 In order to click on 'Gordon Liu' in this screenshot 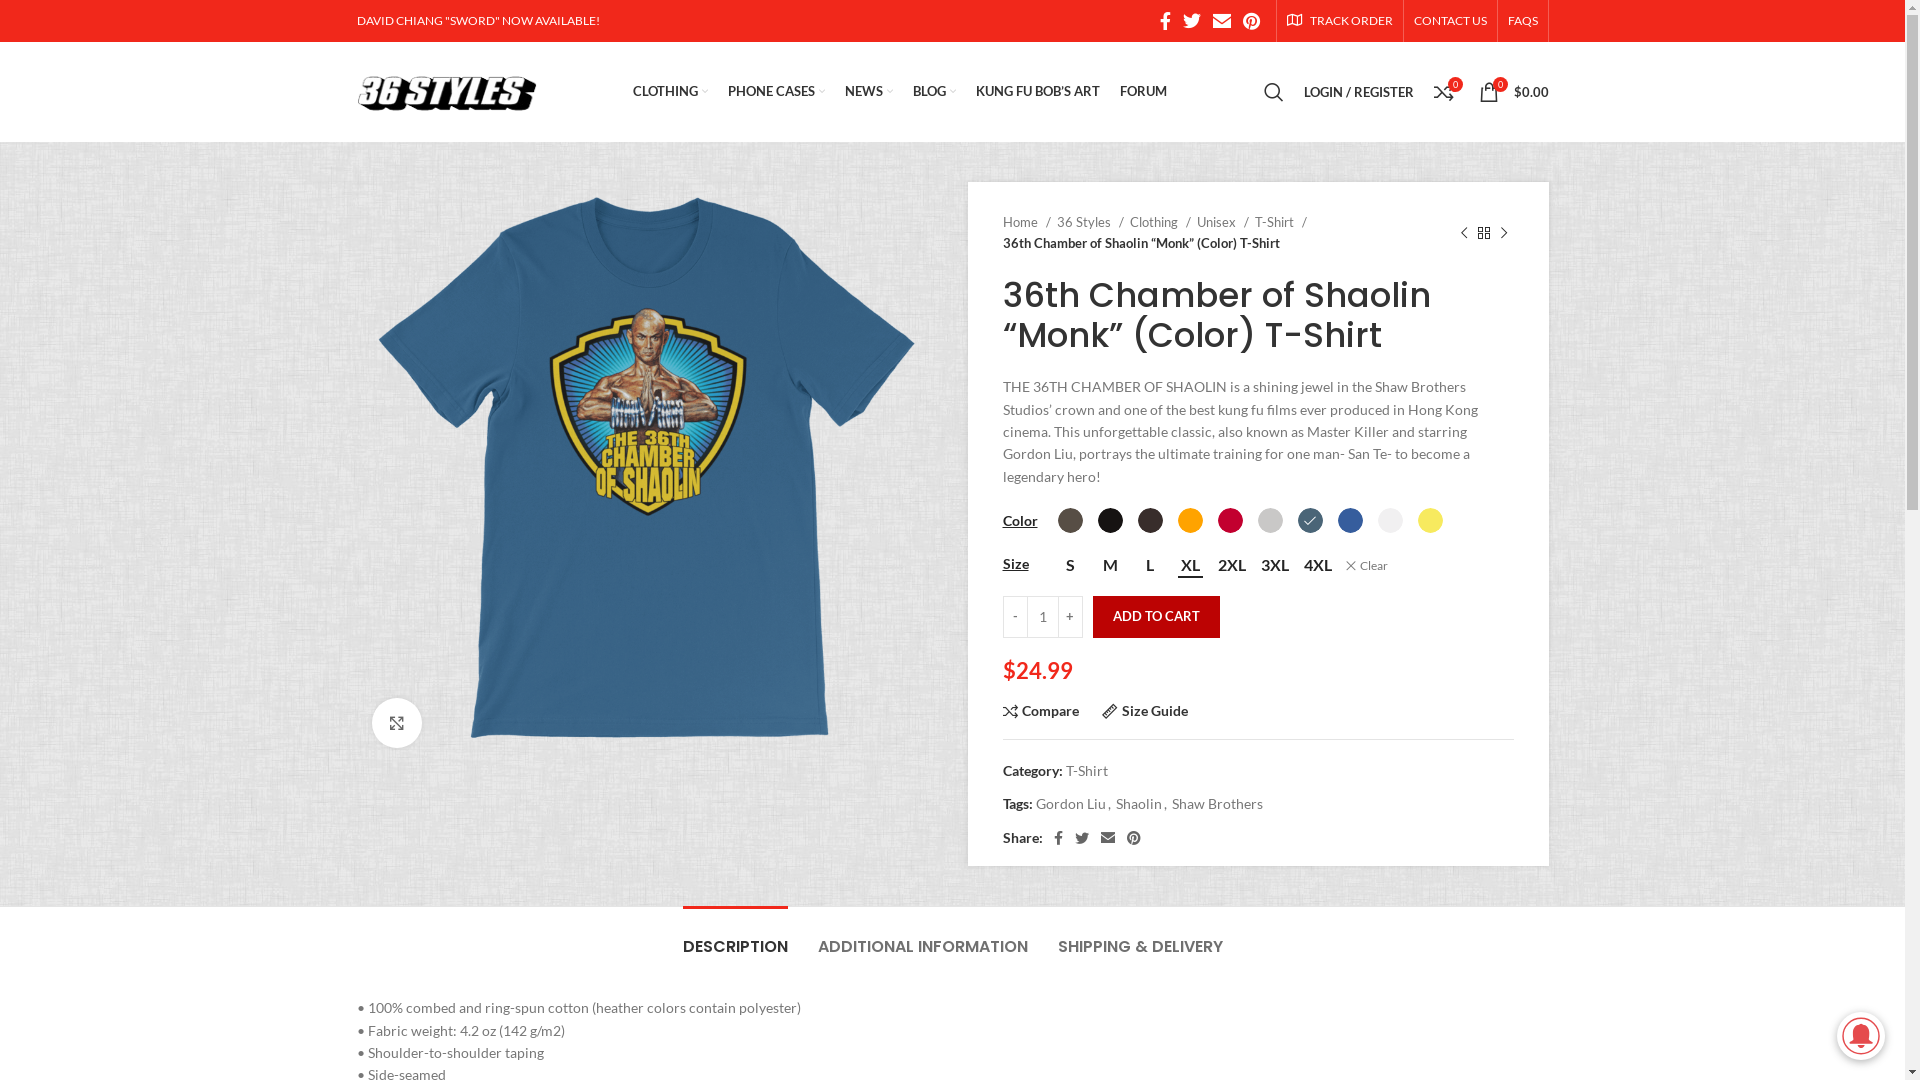, I will do `click(1069, 802)`.